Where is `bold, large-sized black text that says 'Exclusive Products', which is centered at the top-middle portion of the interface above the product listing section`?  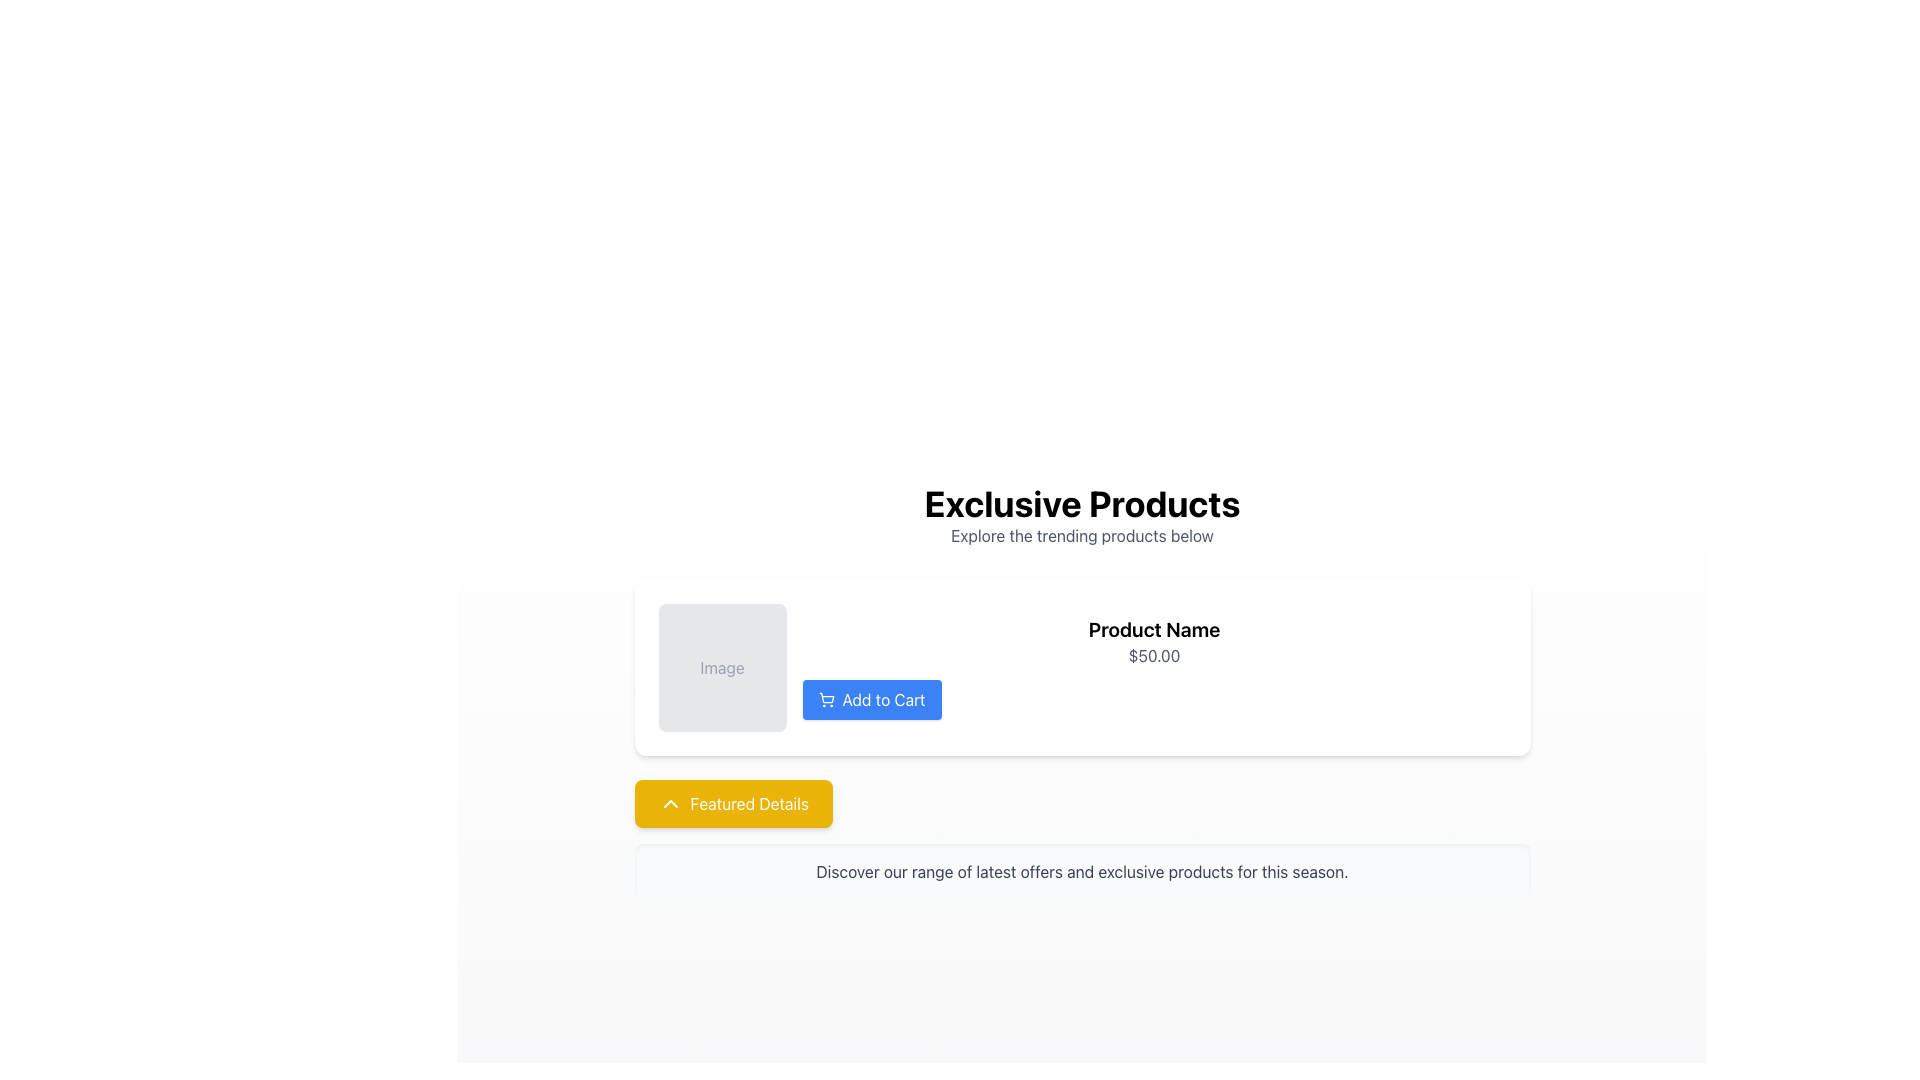
bold, large-sized black text that says 'Exclusive Products', which is centered at the top-middle portion of the interface above the product listing section is located at coordinates (1081, 503).